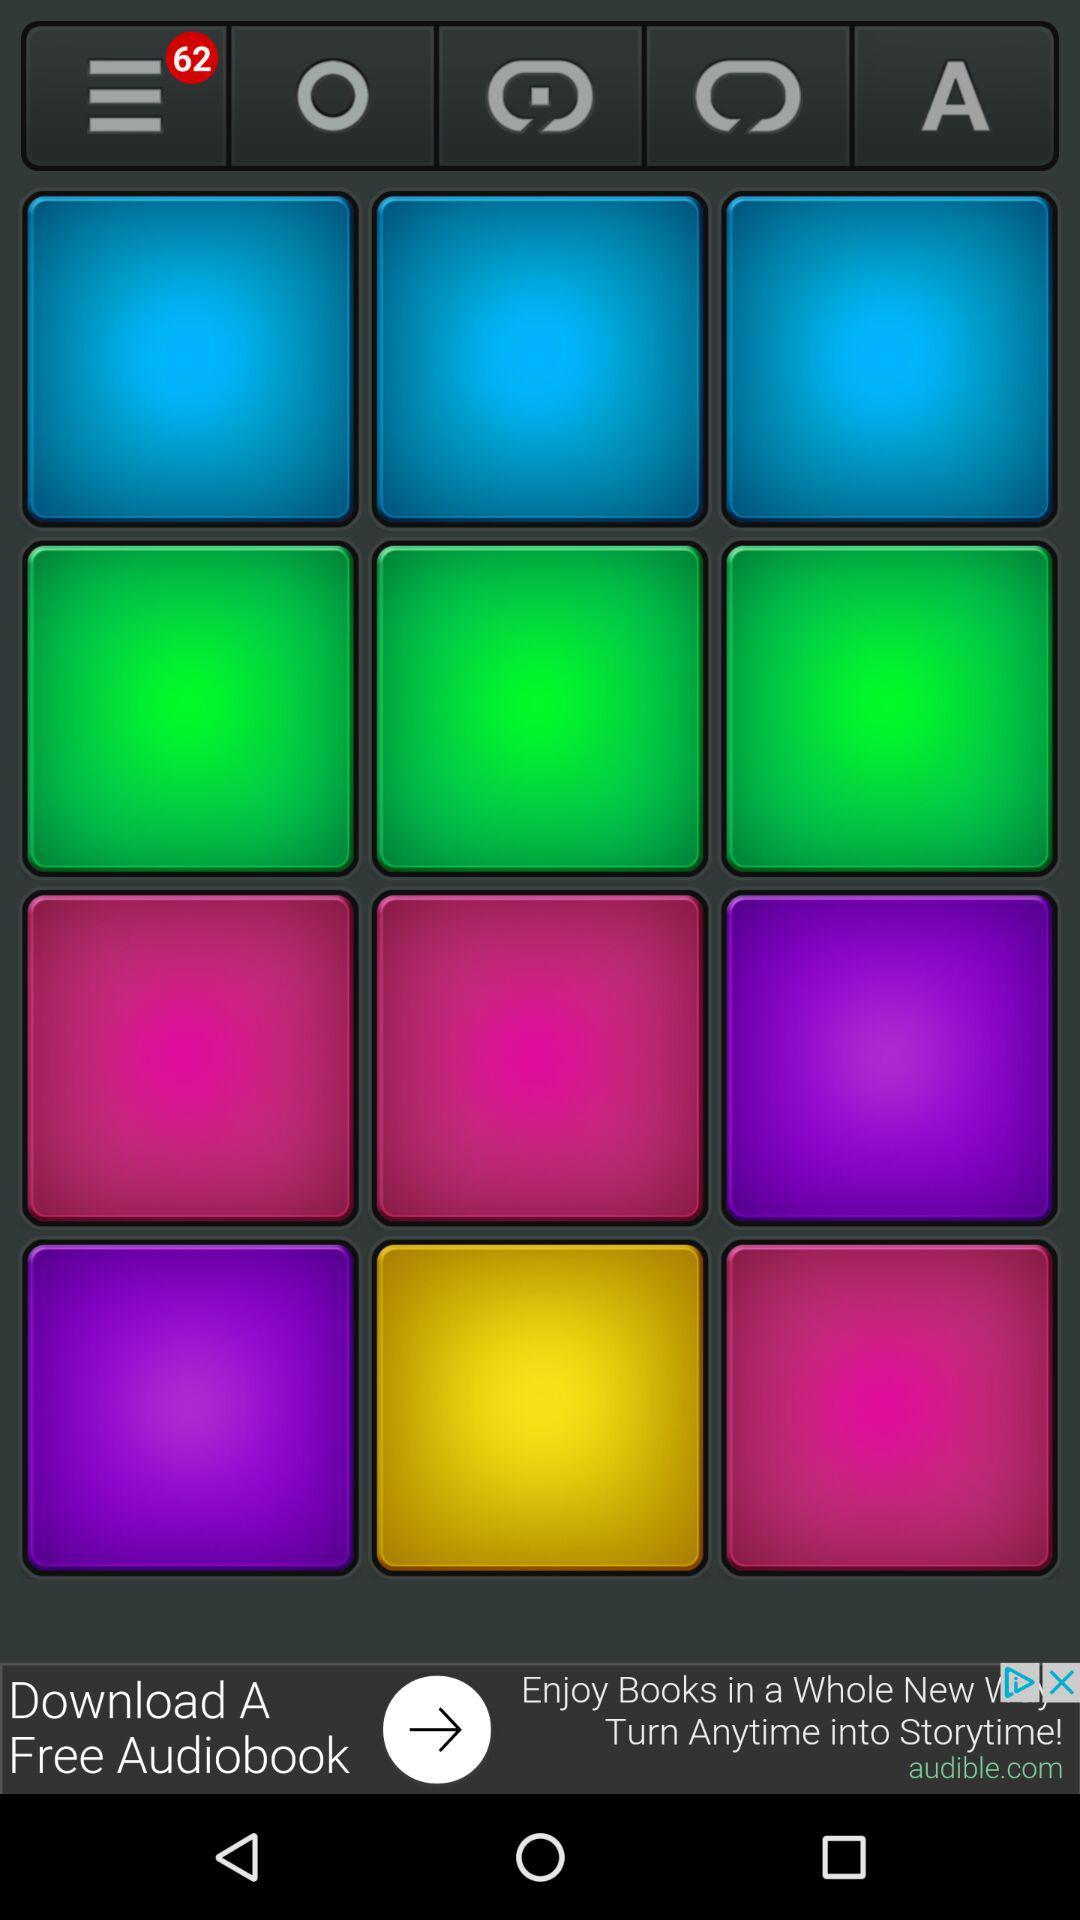 This screenshot has height=1920, width=1080. Describe the element at coordinates (888, 708) in the screenshot. I see `key number 6` at that location.